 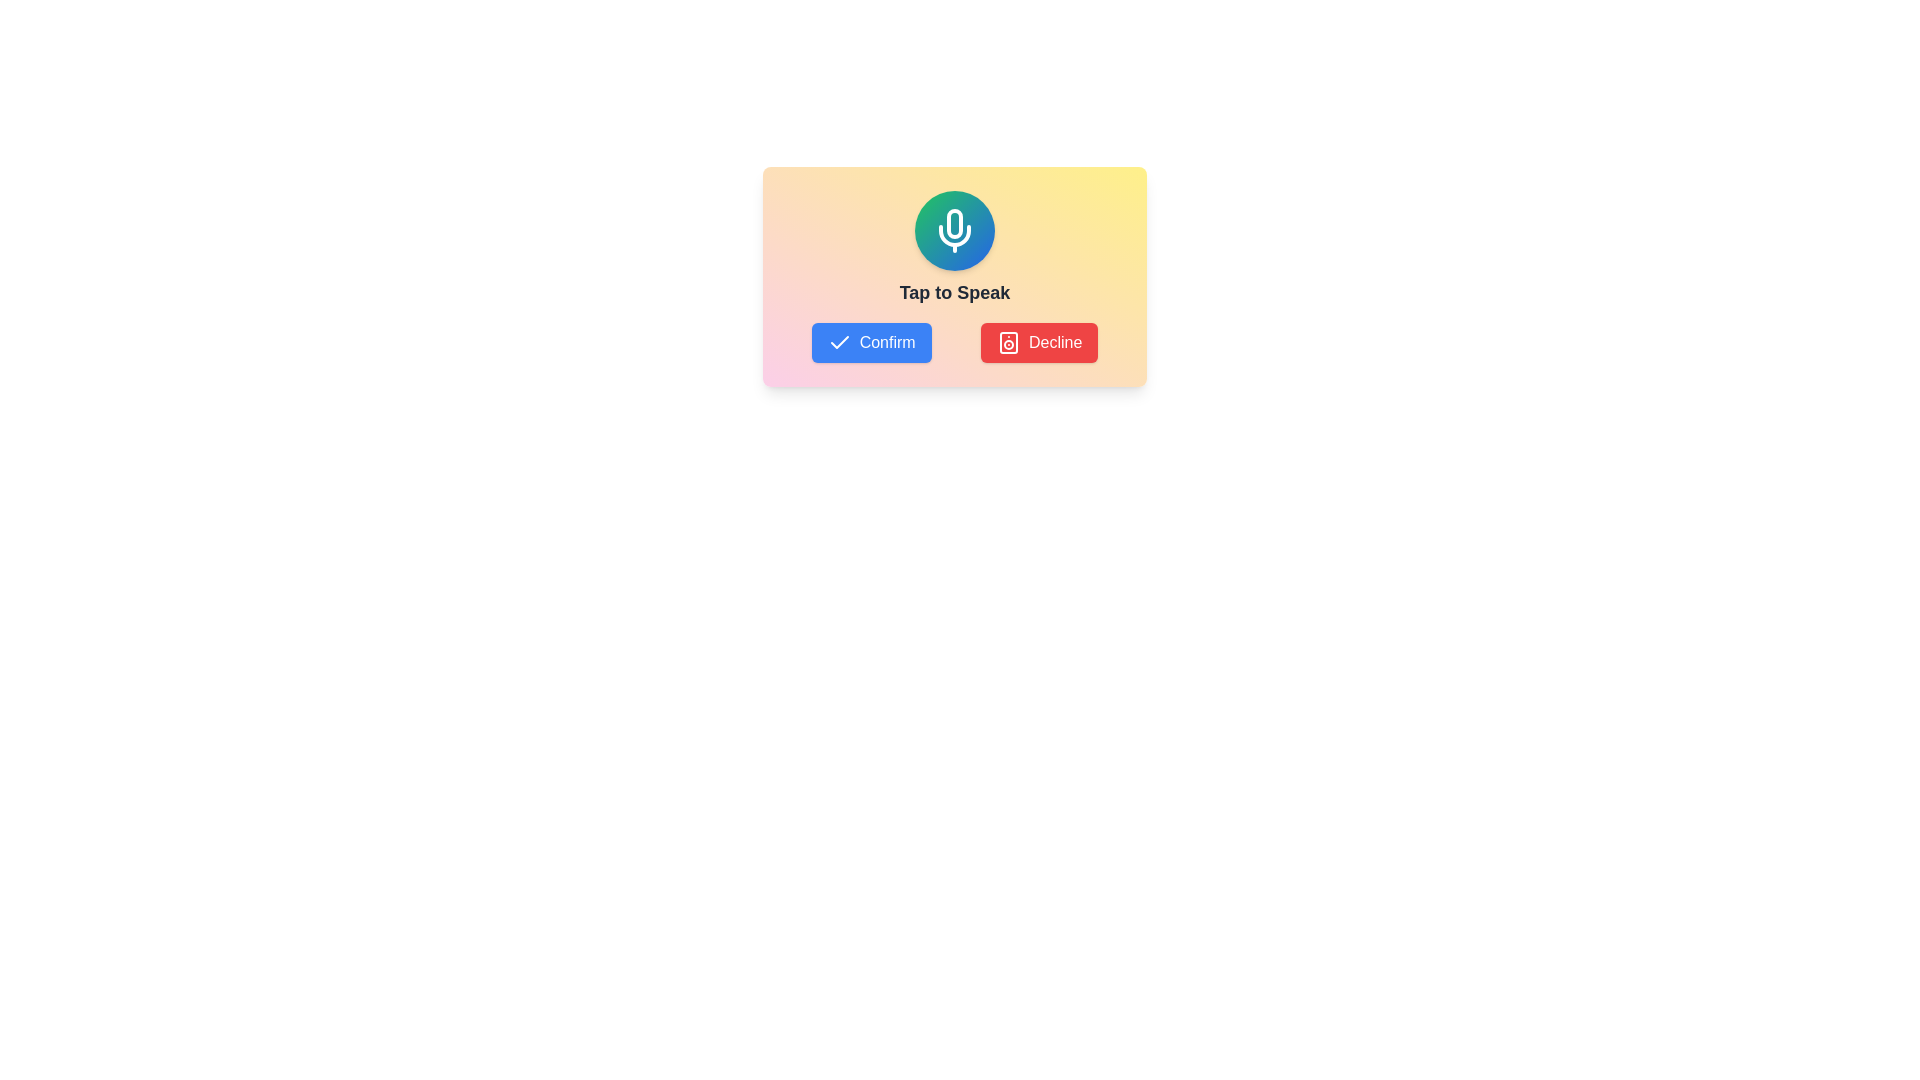 What do you see at coordinates (954, 248) in the screenshot?
I see `the interactive microphone icon labeled 'Tap to Speak'` at bounding box center [954, 248].